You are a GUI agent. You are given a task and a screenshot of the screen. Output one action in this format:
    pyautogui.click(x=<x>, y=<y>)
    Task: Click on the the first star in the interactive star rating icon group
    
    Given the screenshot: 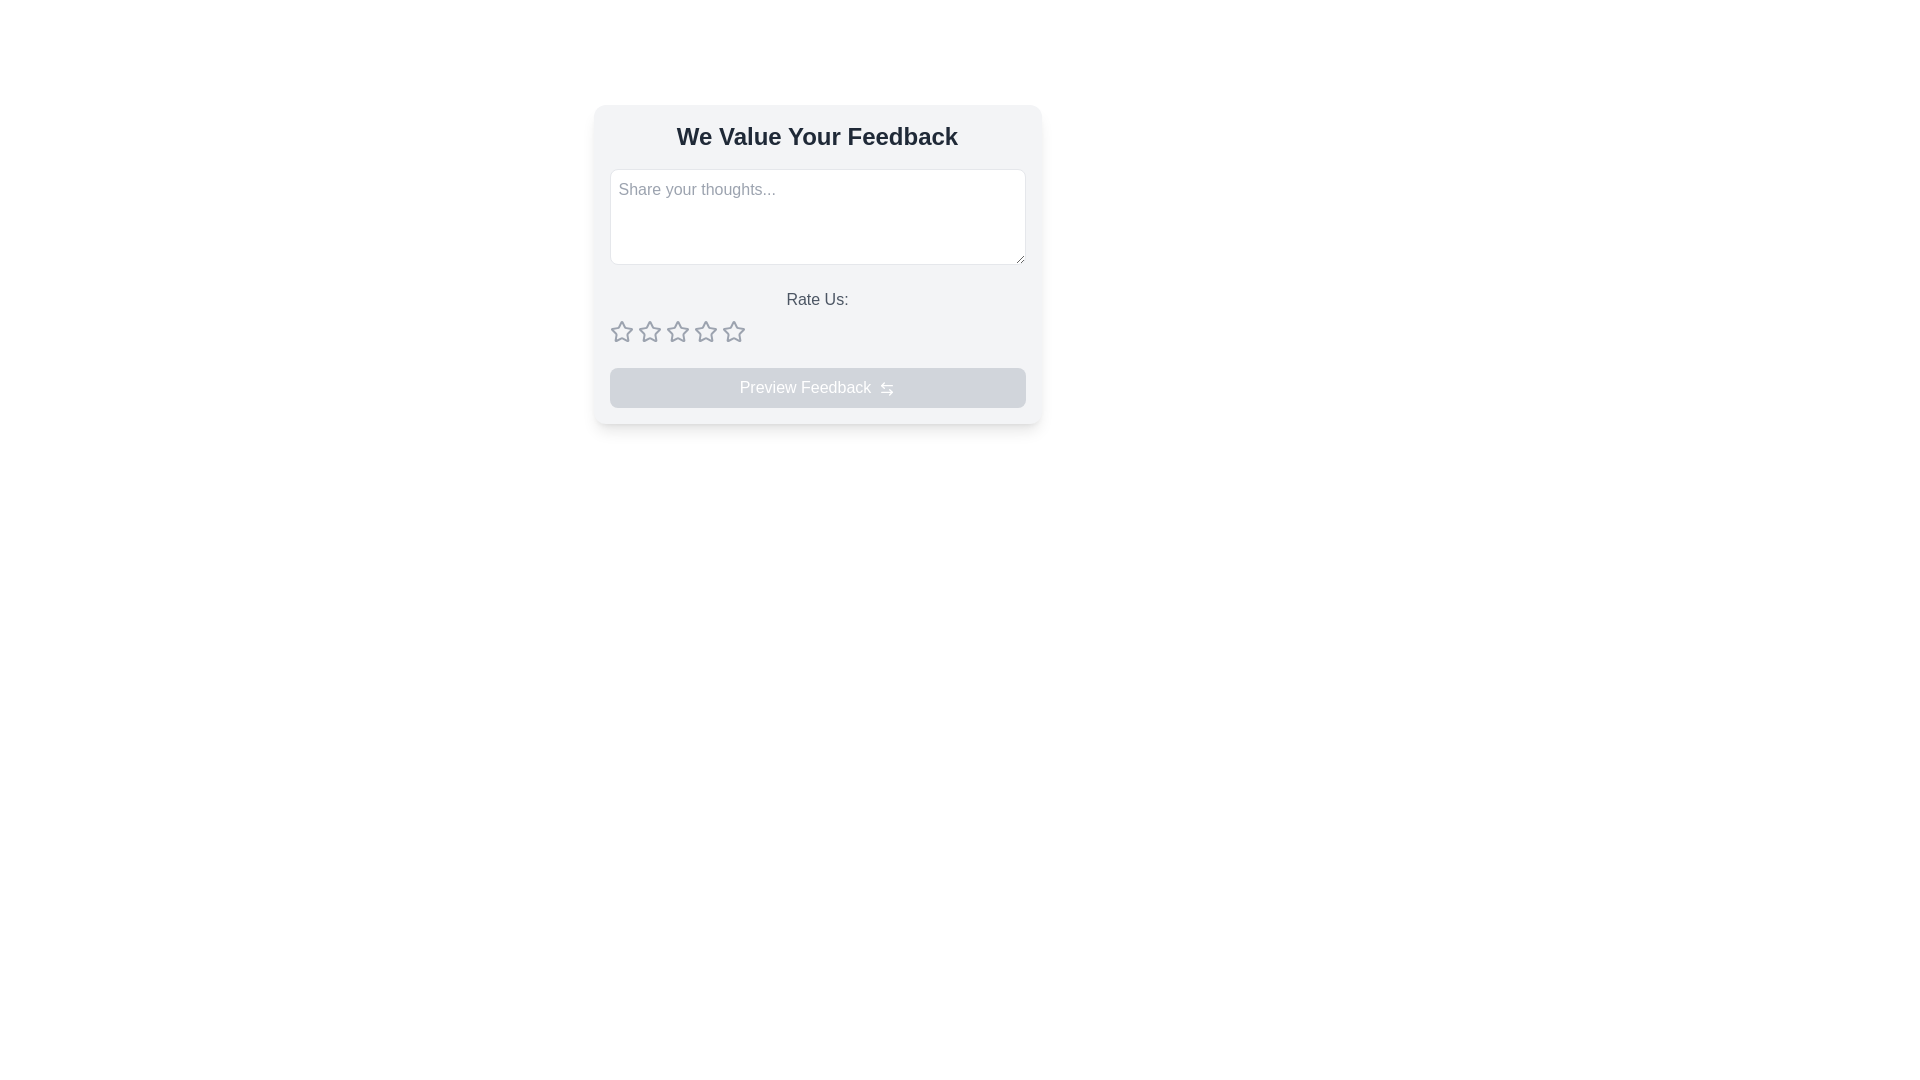 What is the action you would take?
    pyautogui.click(x=620, y=330)
    